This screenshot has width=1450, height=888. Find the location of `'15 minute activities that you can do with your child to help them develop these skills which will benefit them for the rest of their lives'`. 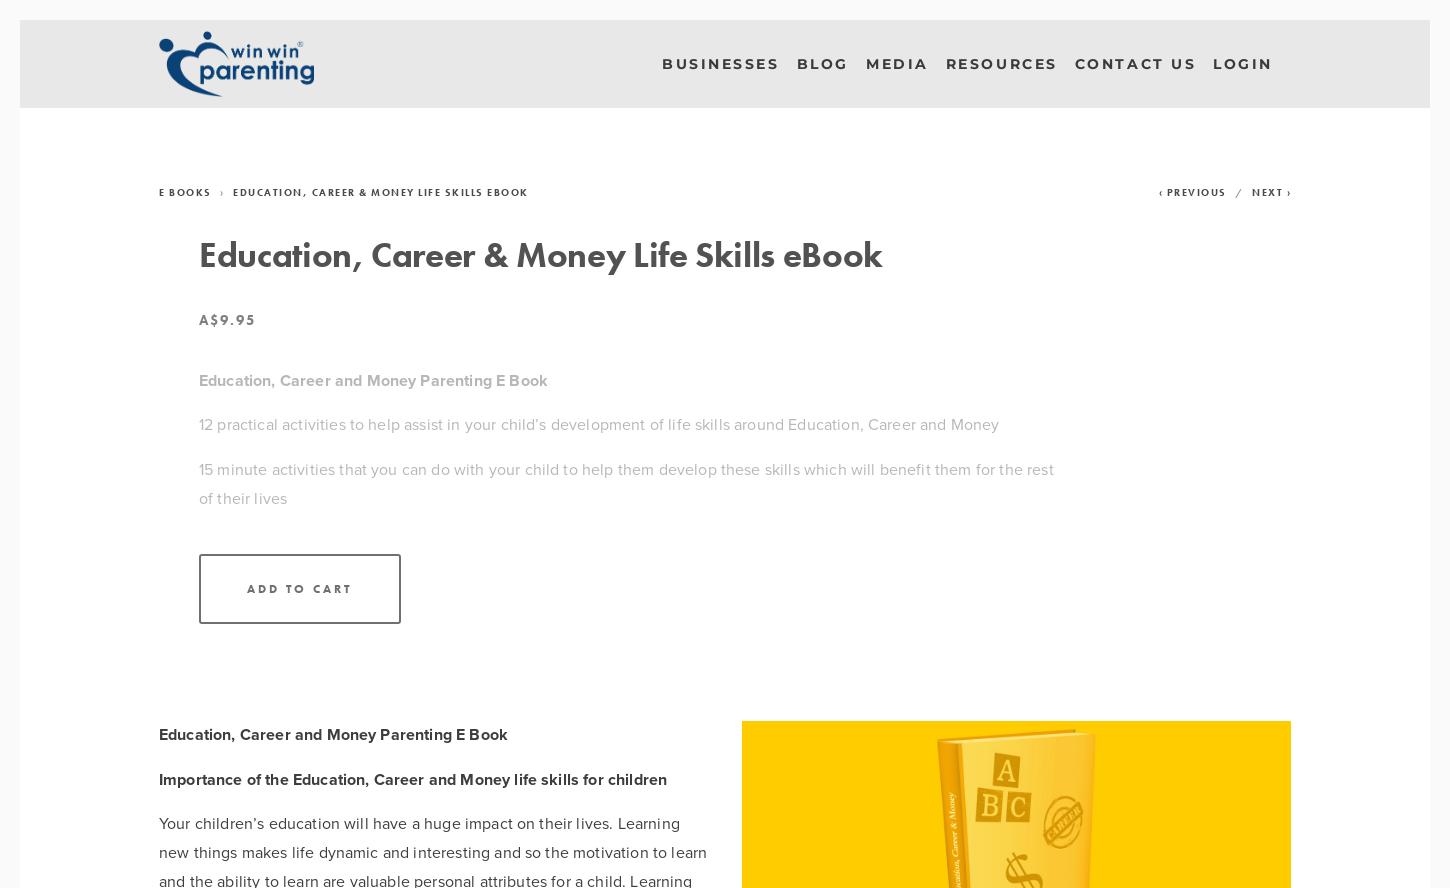

'15 minute activities that you can do with your child to help them develop these skills which will benefit them for the rest of their lives' is located at coordinates (624, 483).